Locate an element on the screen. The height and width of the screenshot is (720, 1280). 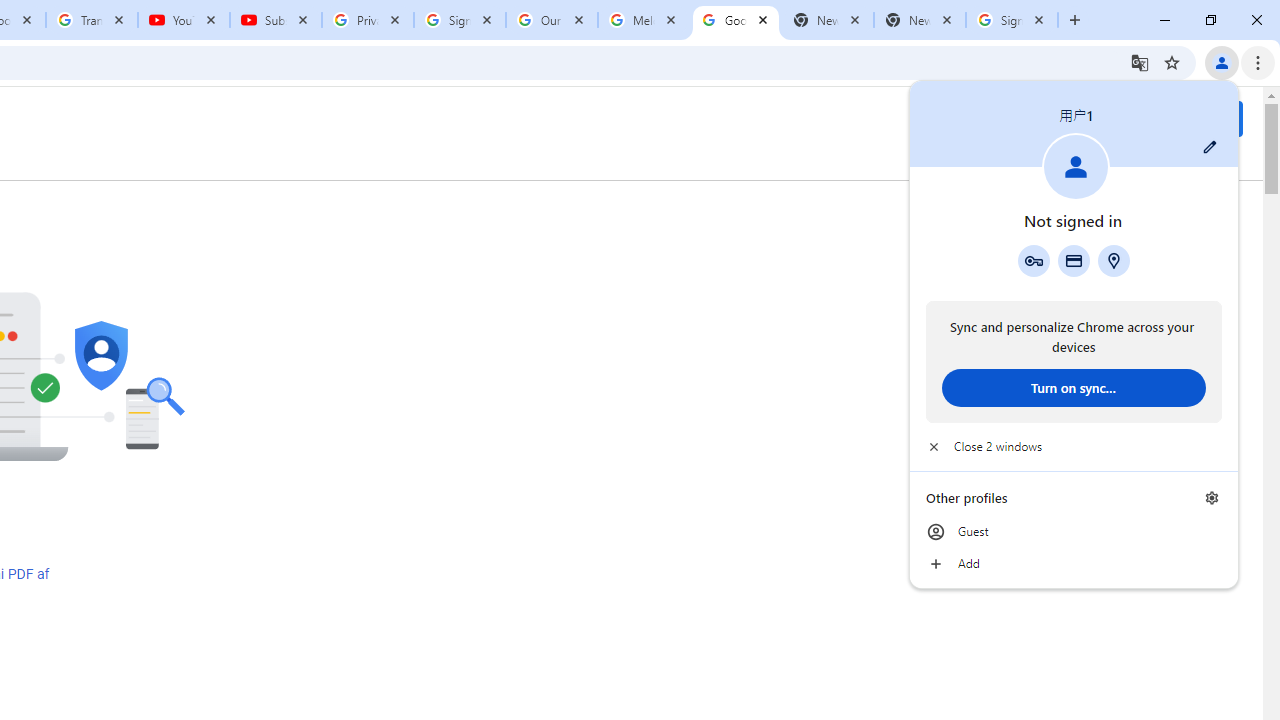
'Customize profile' is located at coordinates (1209, 146).